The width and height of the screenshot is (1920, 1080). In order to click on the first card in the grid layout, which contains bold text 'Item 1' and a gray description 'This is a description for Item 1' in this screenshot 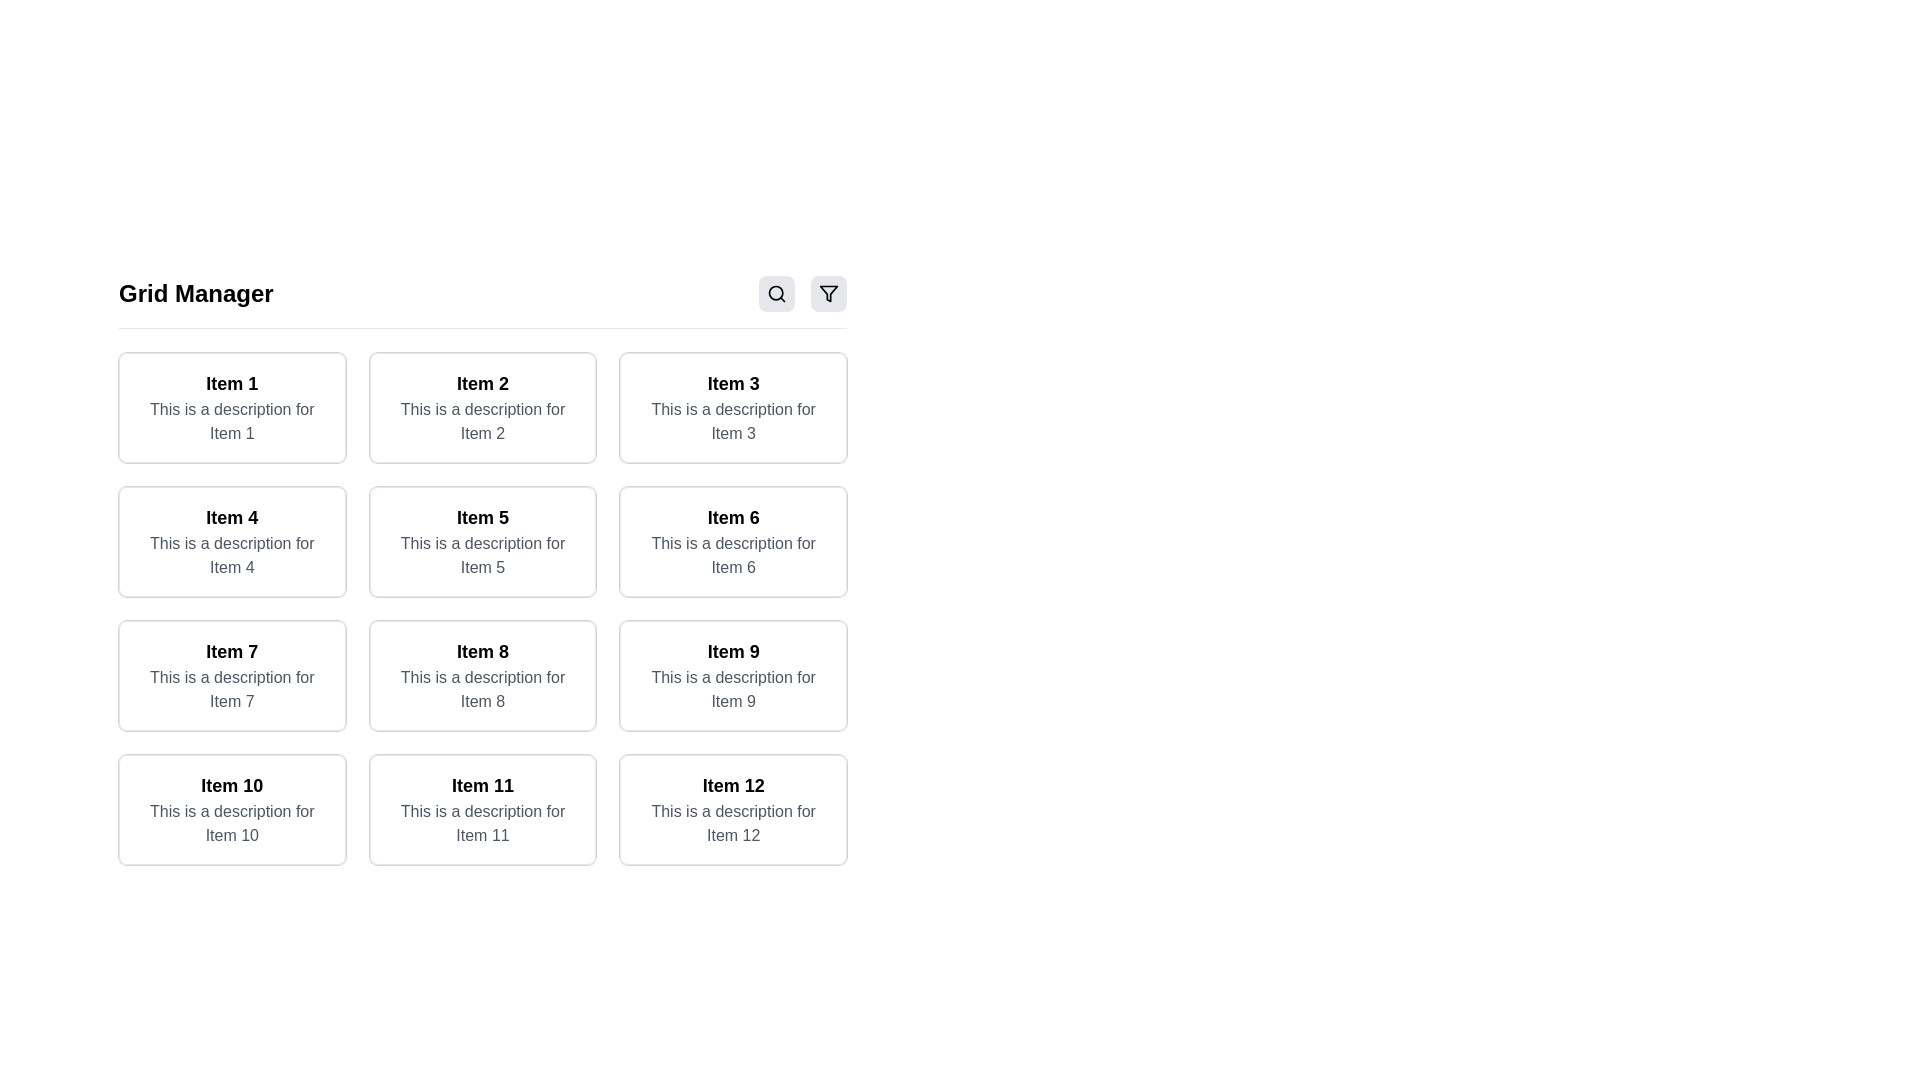, I will do `click(232, 407)`.